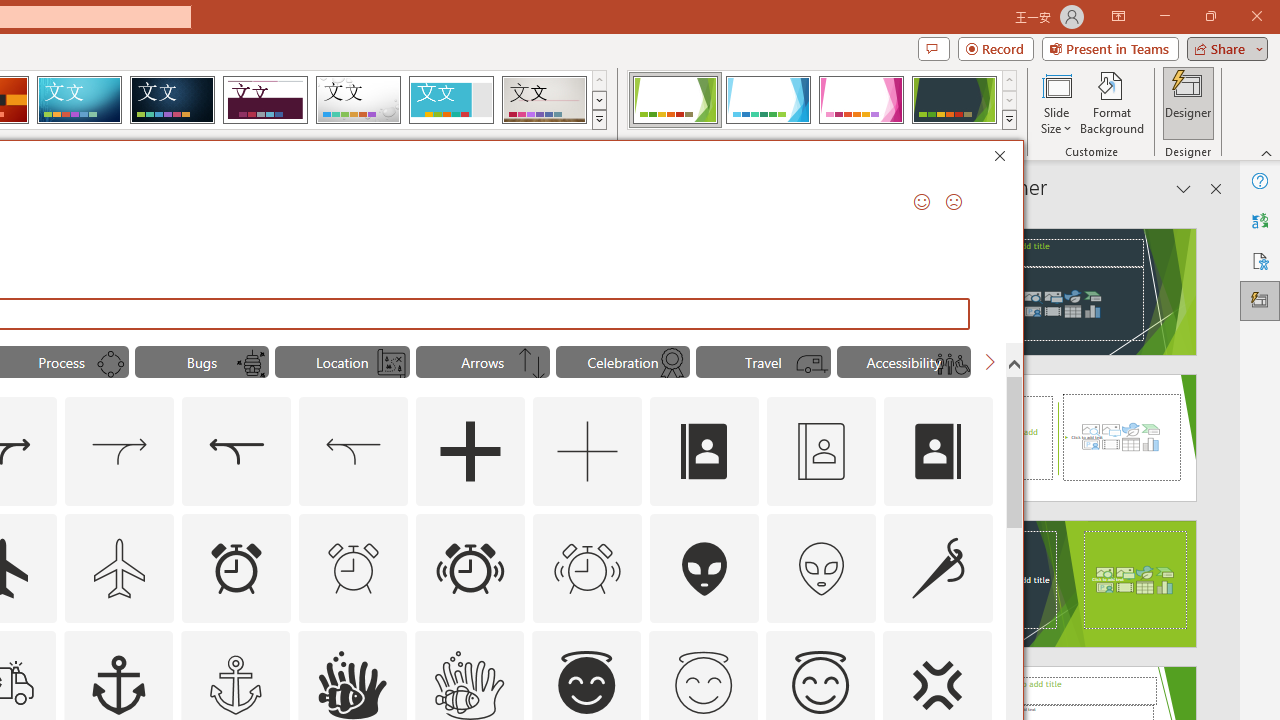 This screenshot has height=720, width=1280. I want to click on '"Celebration" Icons.', so click(621, 362).